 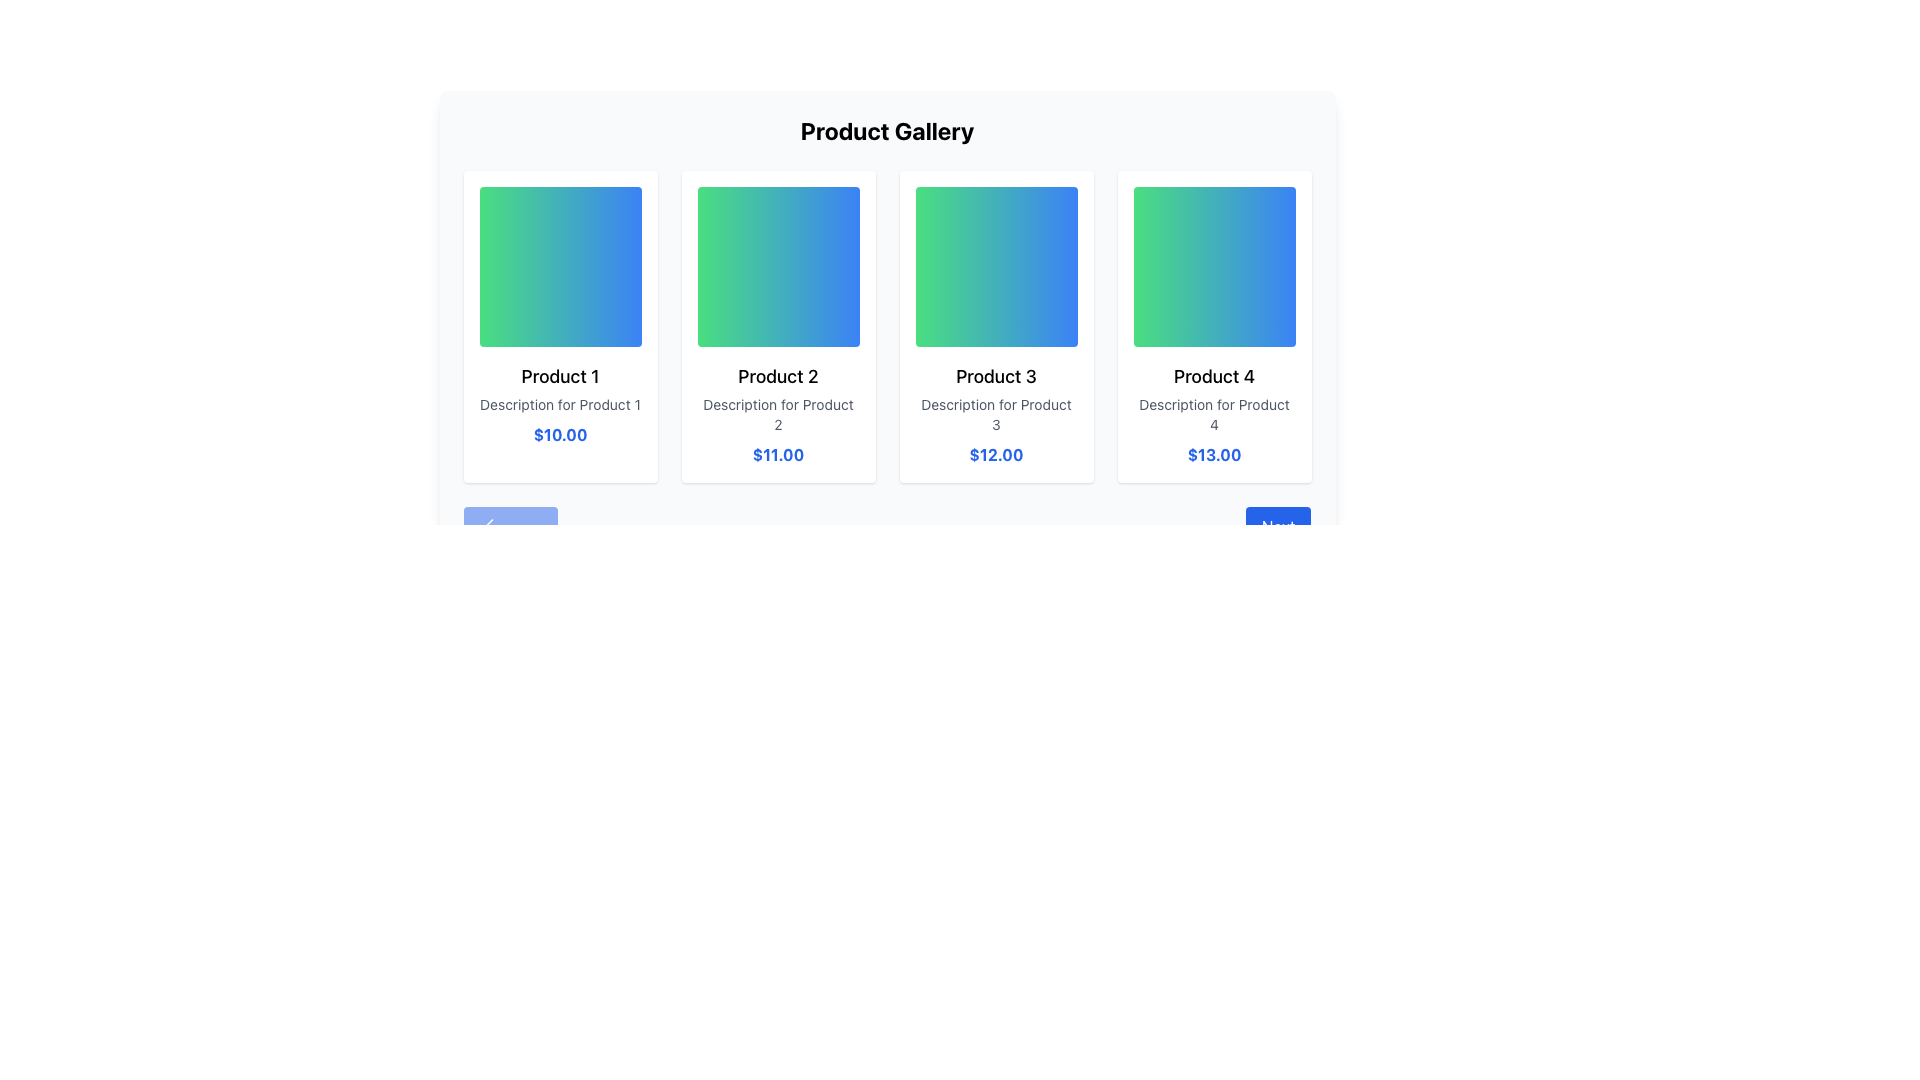 I want to click on the static text displaying the price of Product 2, located below the description paragraph 'Description for Product 2' at the bottom of the card, so click(x=777, y=455).